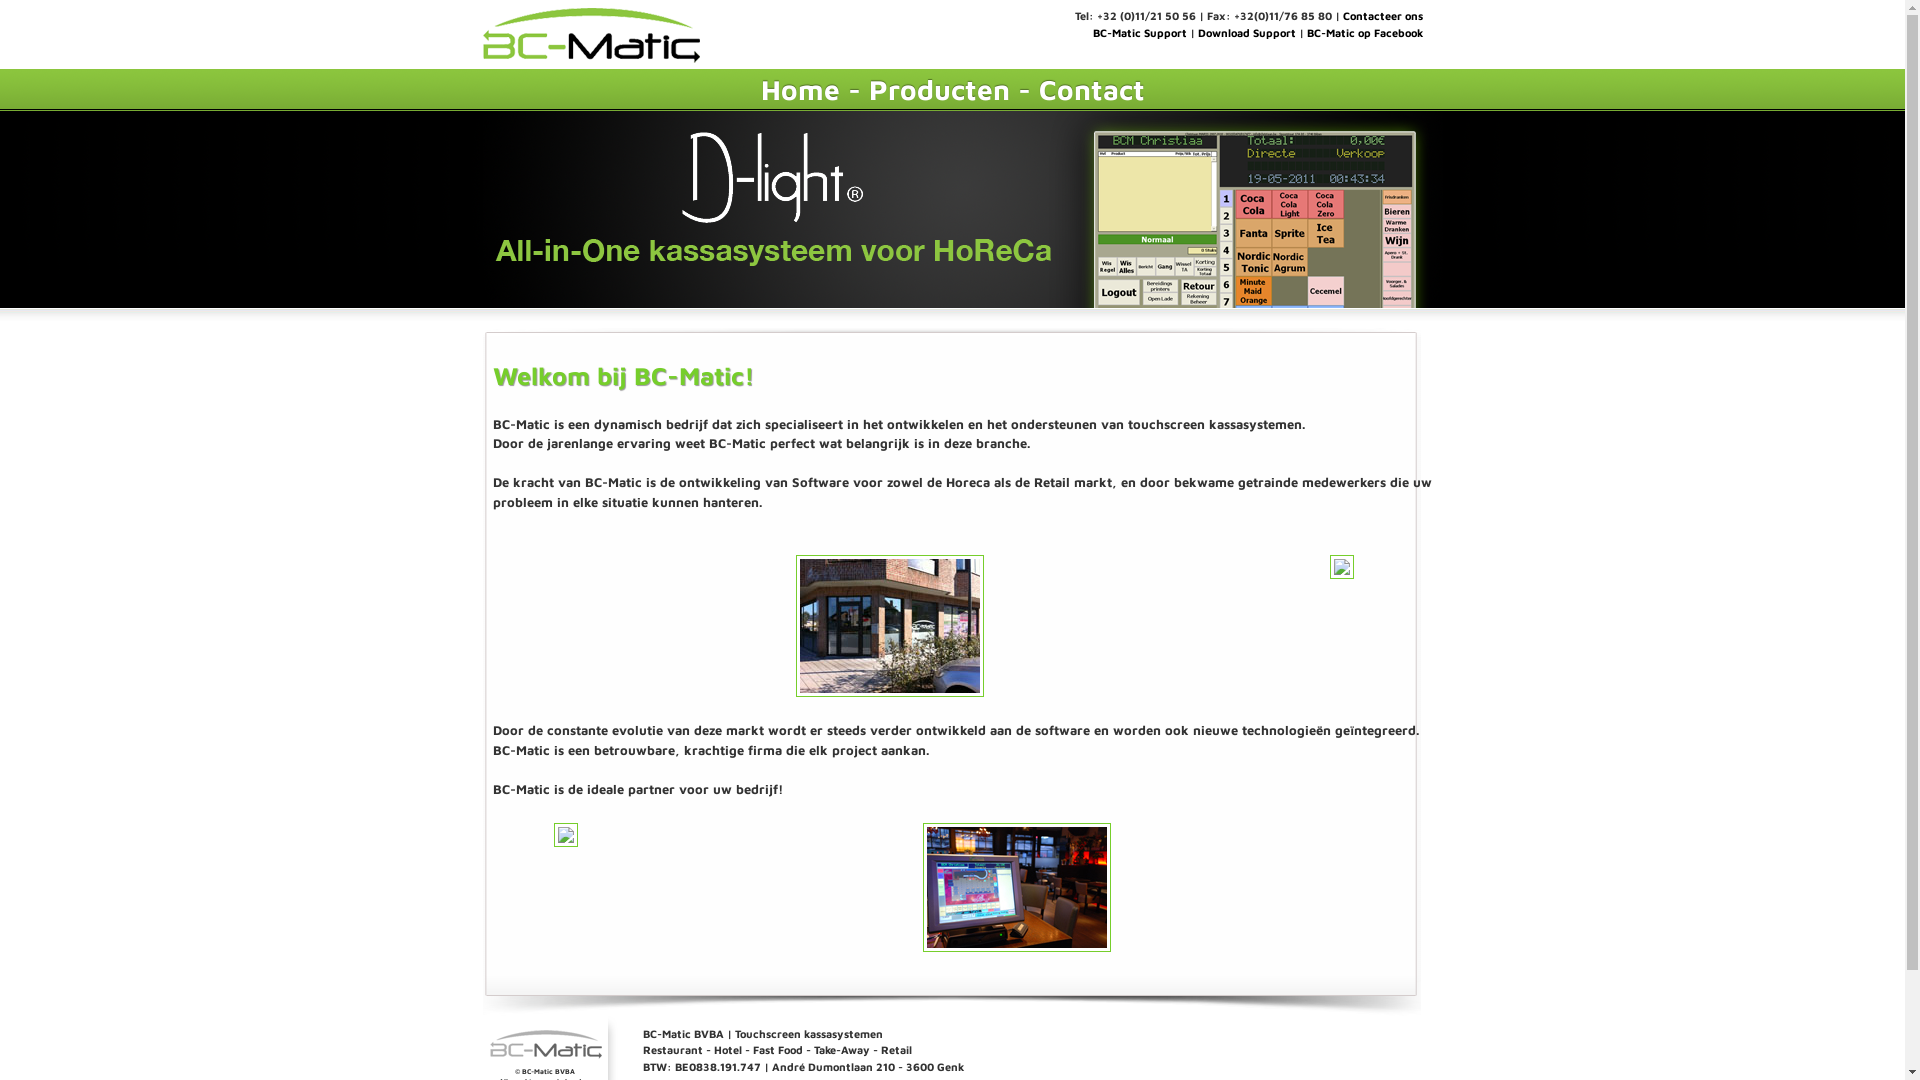 The image size is (1920, 1080). I want to click on 'Producten', so click(868, 88).